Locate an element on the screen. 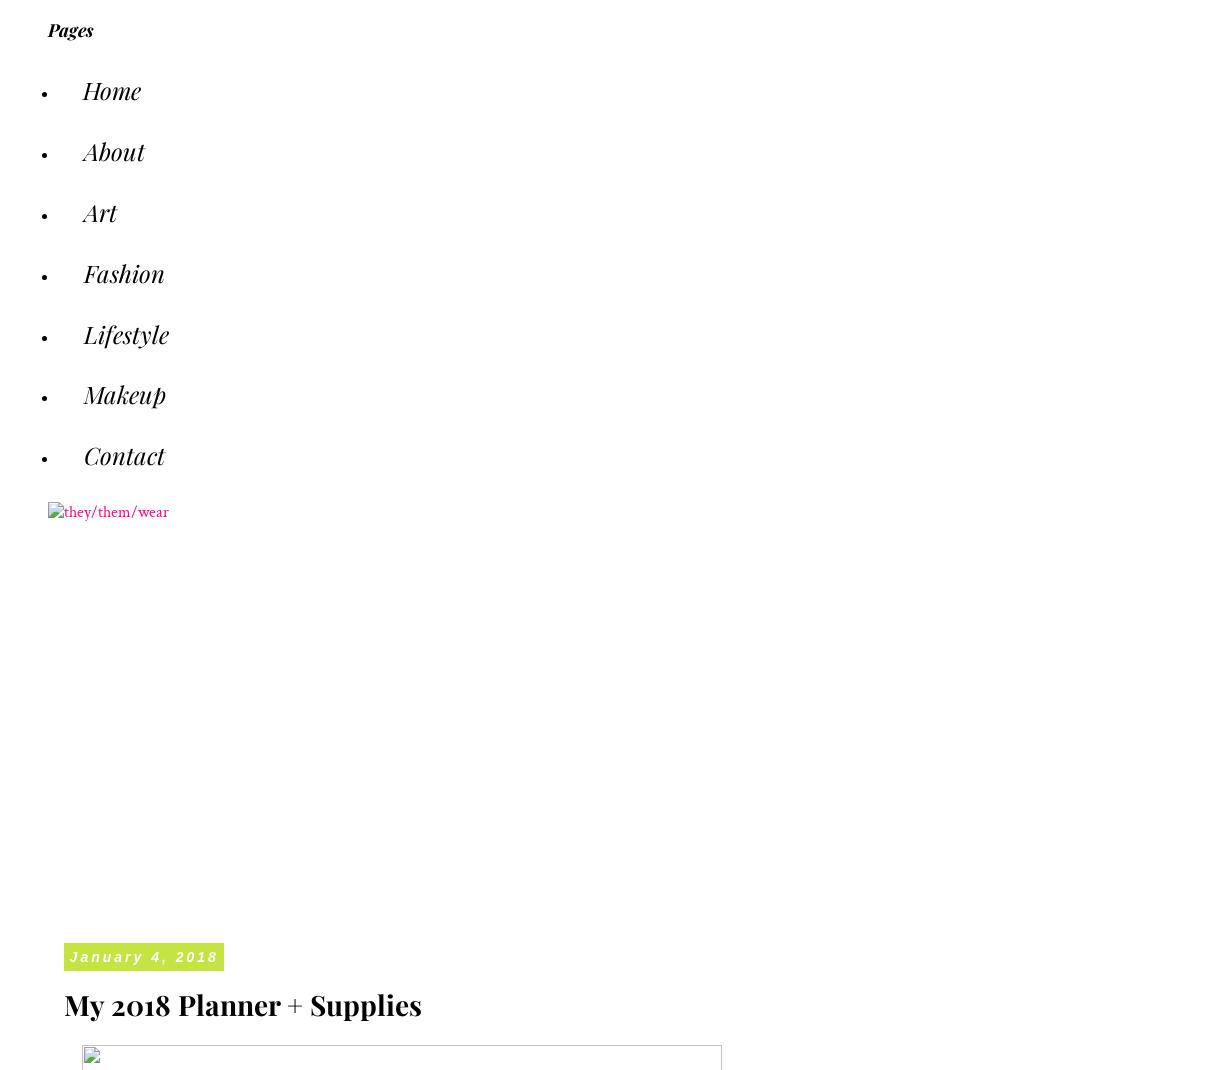 The image size is (1208, 1070). 'Contact' is located at coordinates (123, 454).